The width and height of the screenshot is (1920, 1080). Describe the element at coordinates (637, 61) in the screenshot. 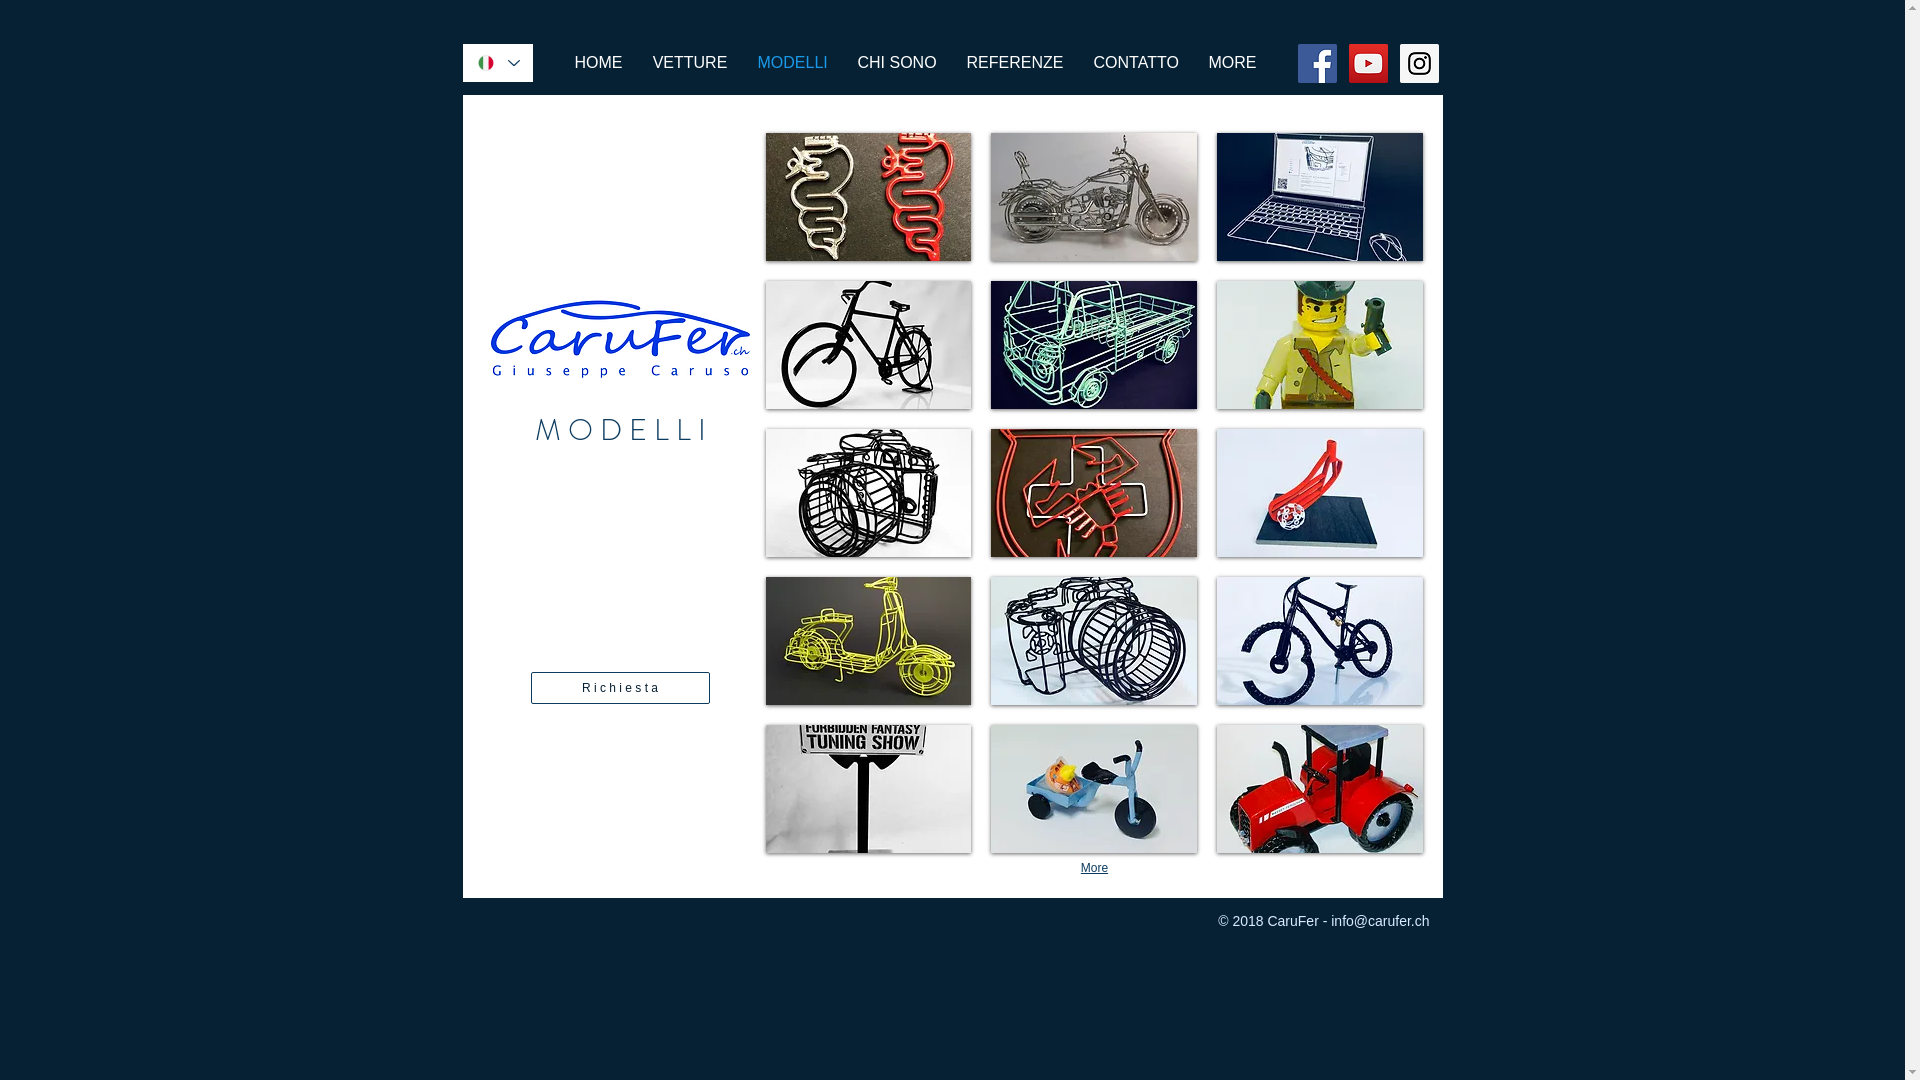

I see `'VETTURE'` at that location.